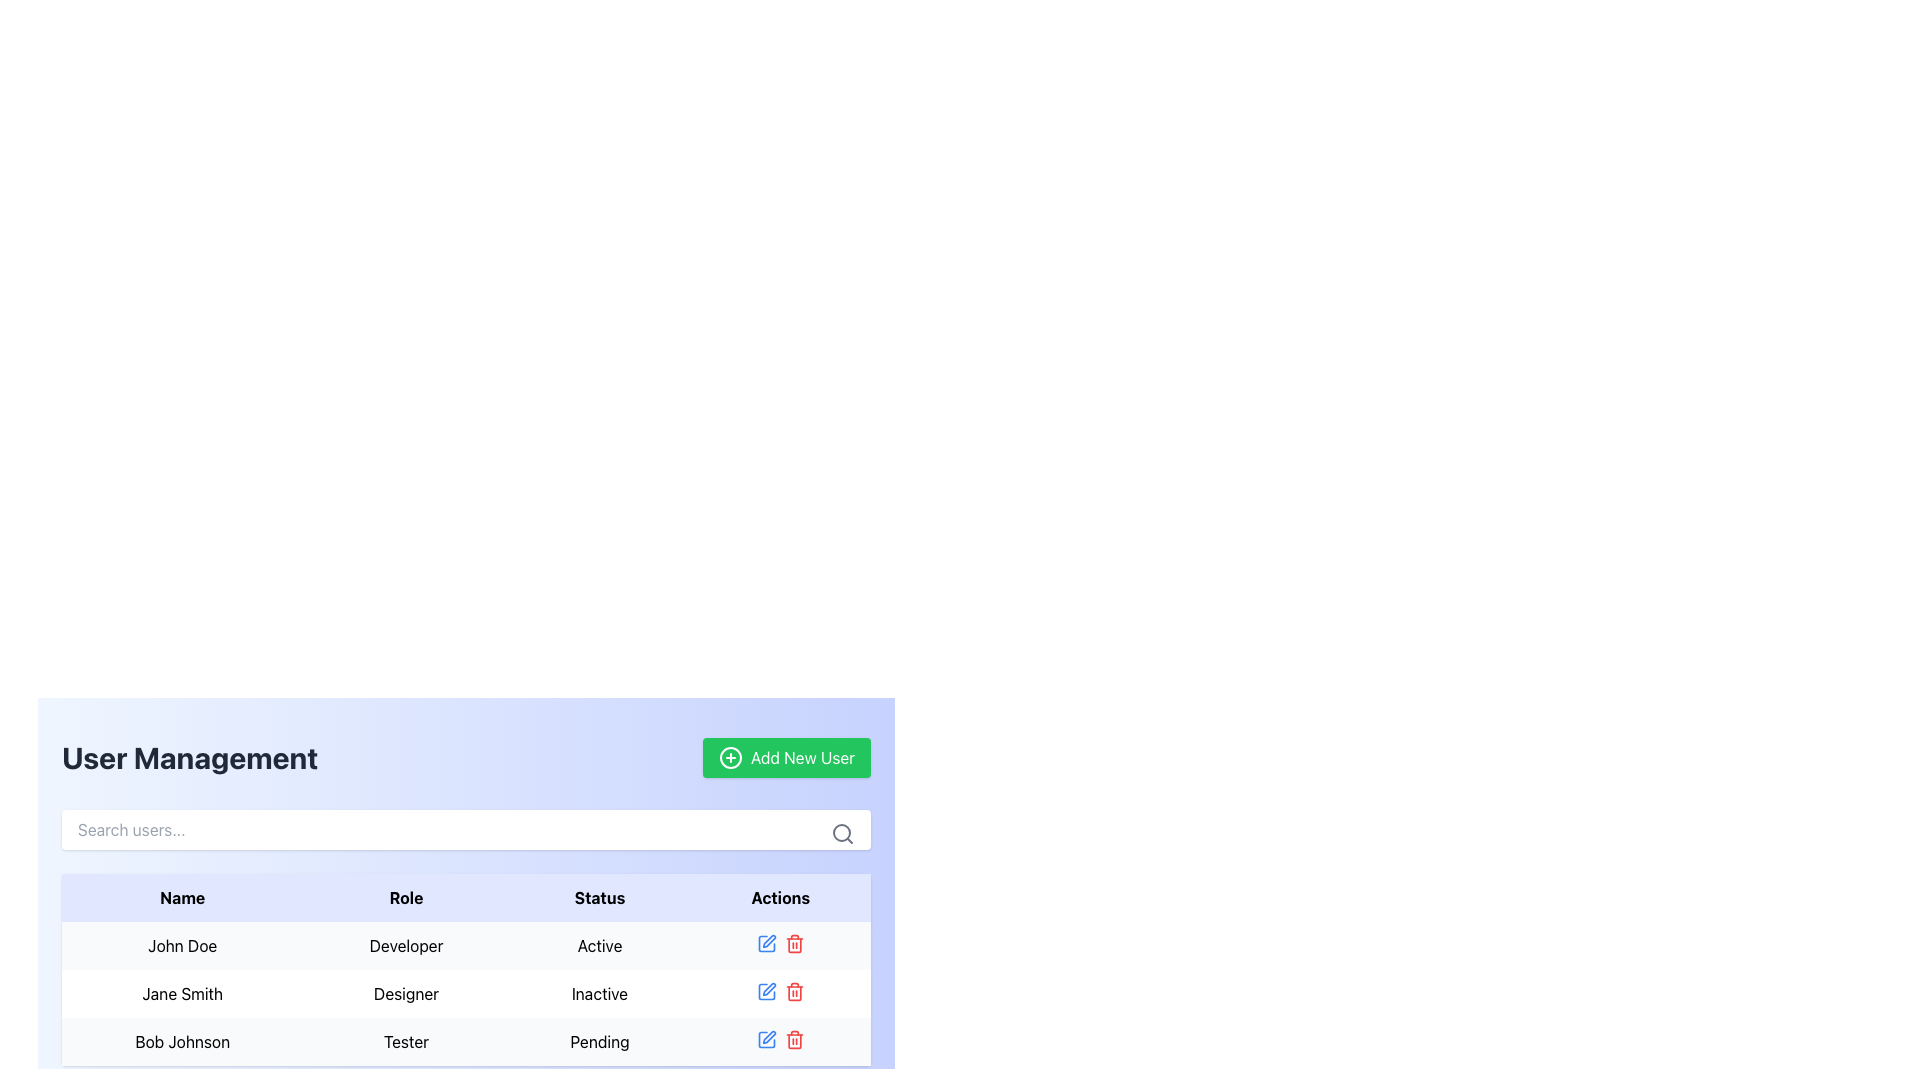 The width and height of the screenshot is (1920, 1080). I want to click on the text label 'Active' located in the 'Status' column of the first row for user 'John Doe' and role 'Developer', so click(599, 945).